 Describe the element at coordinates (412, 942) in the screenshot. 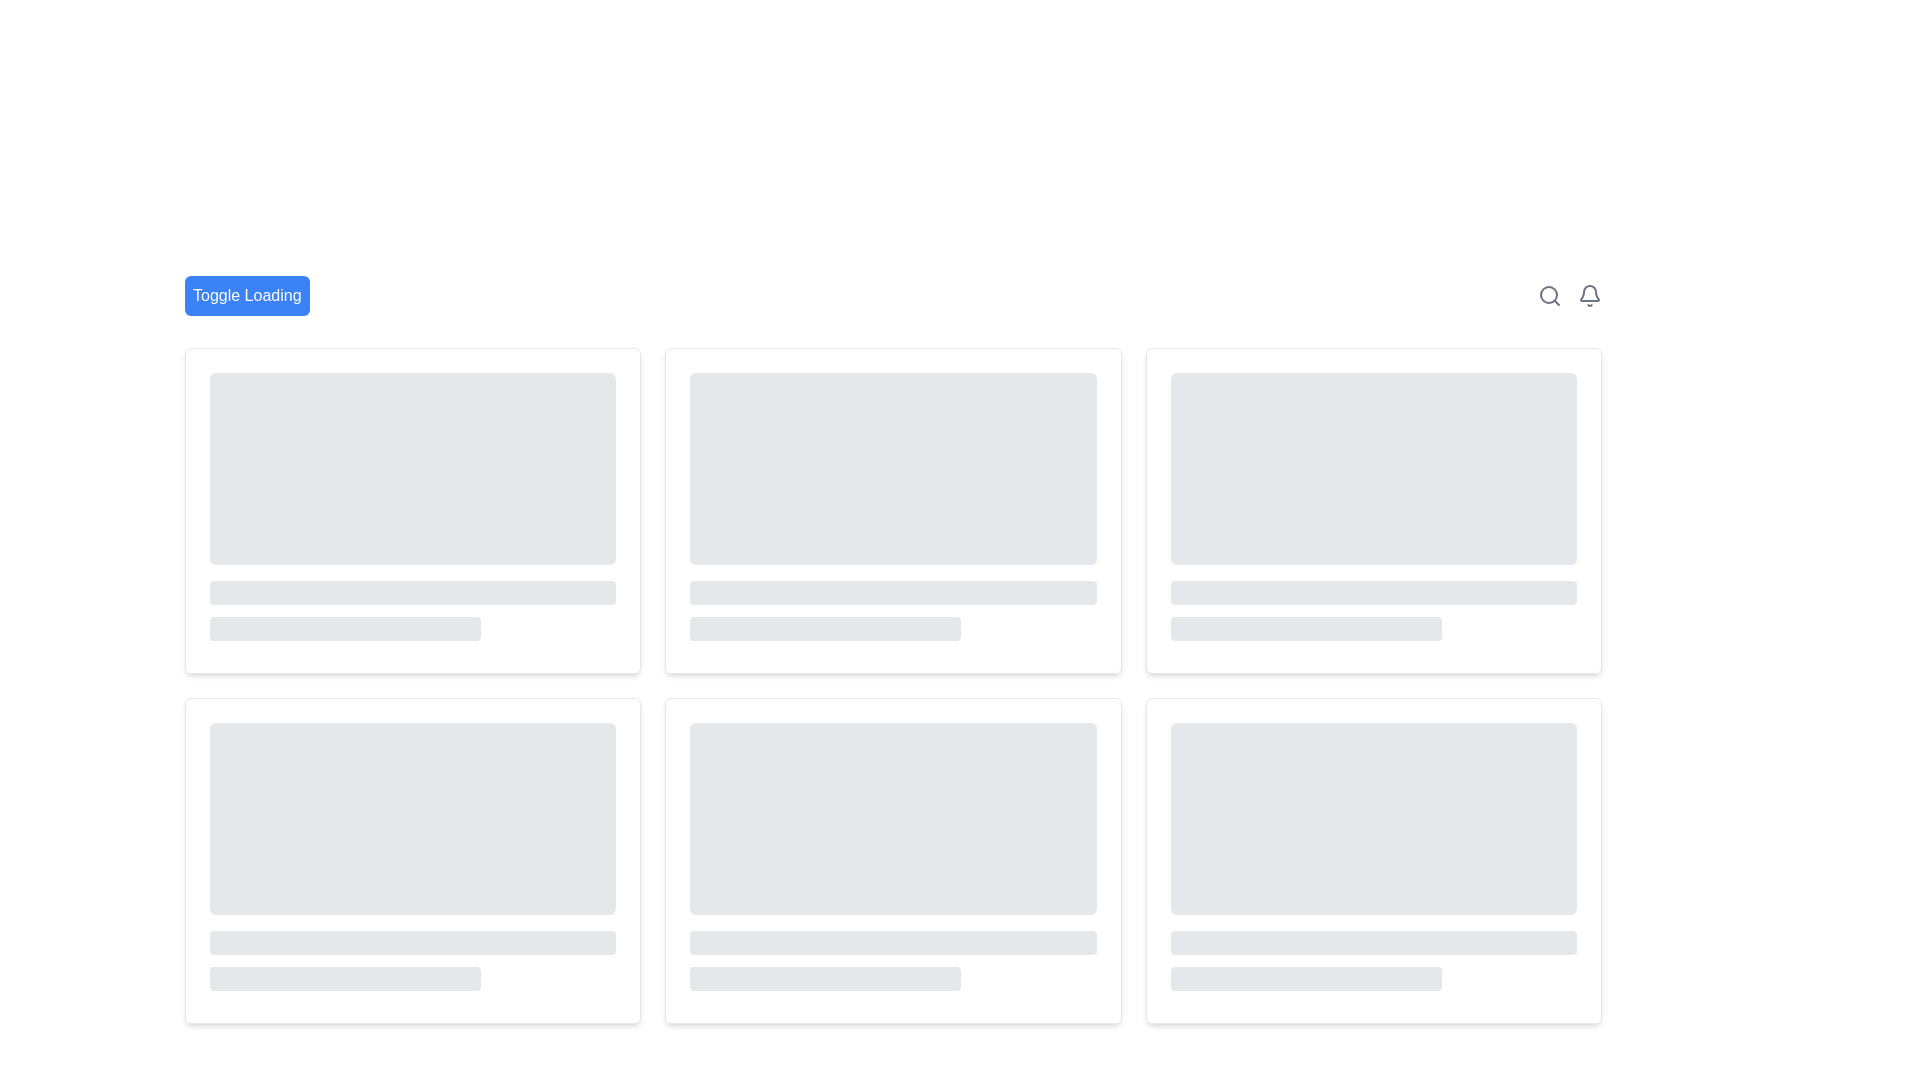

I see `the Placeholder bar, which represents content yet to be loaded, located in the lower portion of the grid item` at that location.